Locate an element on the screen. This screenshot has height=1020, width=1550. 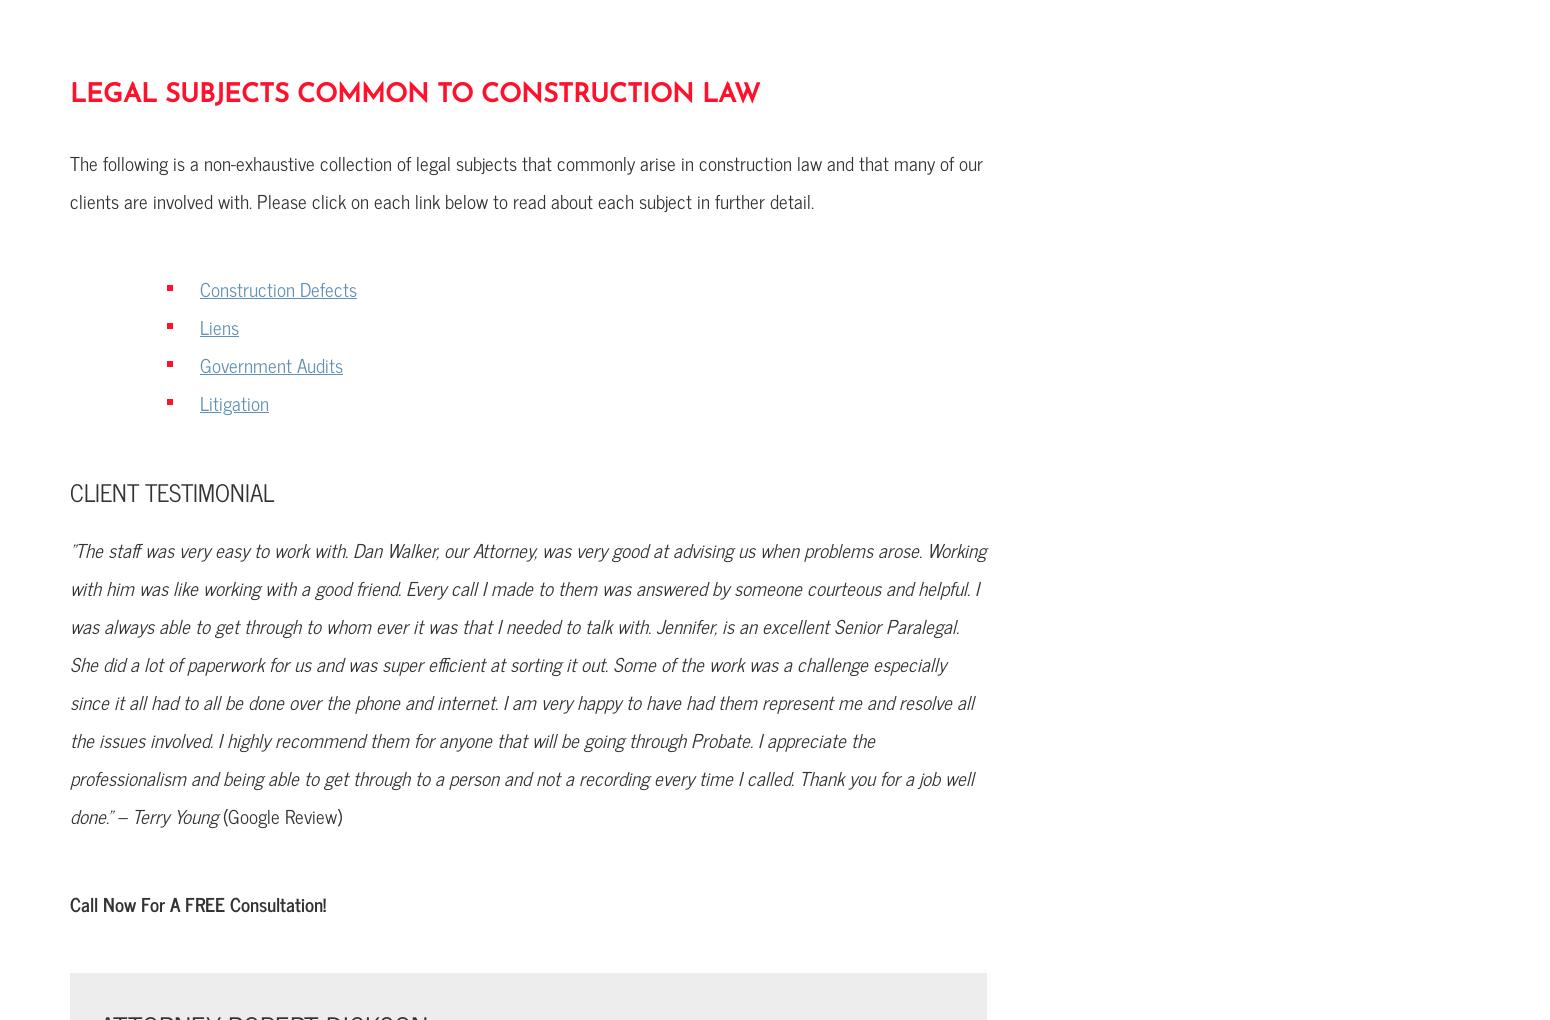
'”The staff was very easy to work with. Dan Walker, our Attorney, was very good at advising us when problems arose. Working with him was like working with a good friend. Every call I made to them was answered by someone courteous and helpful. I was always able to get through to whom ever it was that I needed to talk with. Jennifer, is an excellent Senior Paralegal. She did a lot of paperwork for us and was super efficient at sorting it out. Some of the work was a challenge especially since it all had to all be done over the phone and internet.  I am very happy to have had them represent me and resolve all the issues involved. I highly recommend them for anyone that will be going through Probate. I appreciate the professionalism and being able to get through to a person and not a recording every time I called. Thank you for a job well done.” – Terry Young' is located at coordinates (526, 681).